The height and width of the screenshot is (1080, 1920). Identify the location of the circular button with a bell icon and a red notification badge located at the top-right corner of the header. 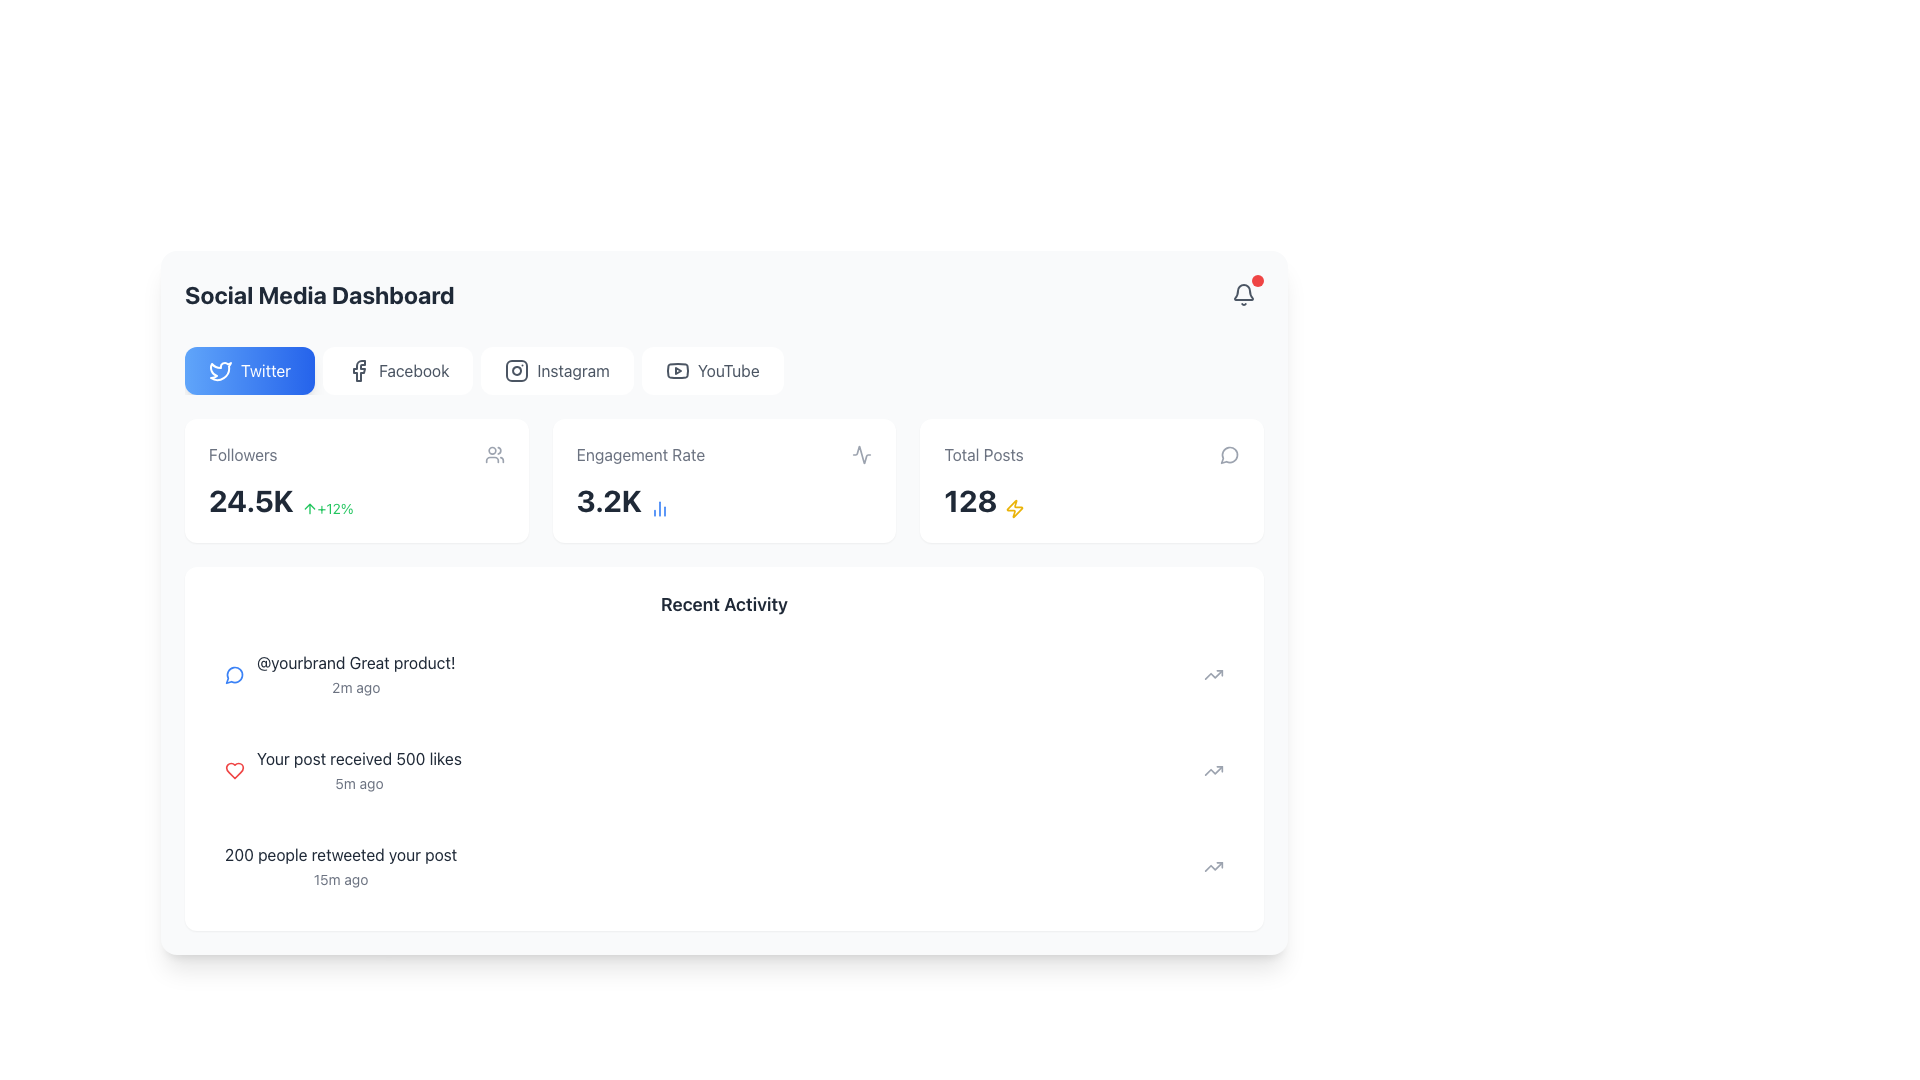
(1242, 294).